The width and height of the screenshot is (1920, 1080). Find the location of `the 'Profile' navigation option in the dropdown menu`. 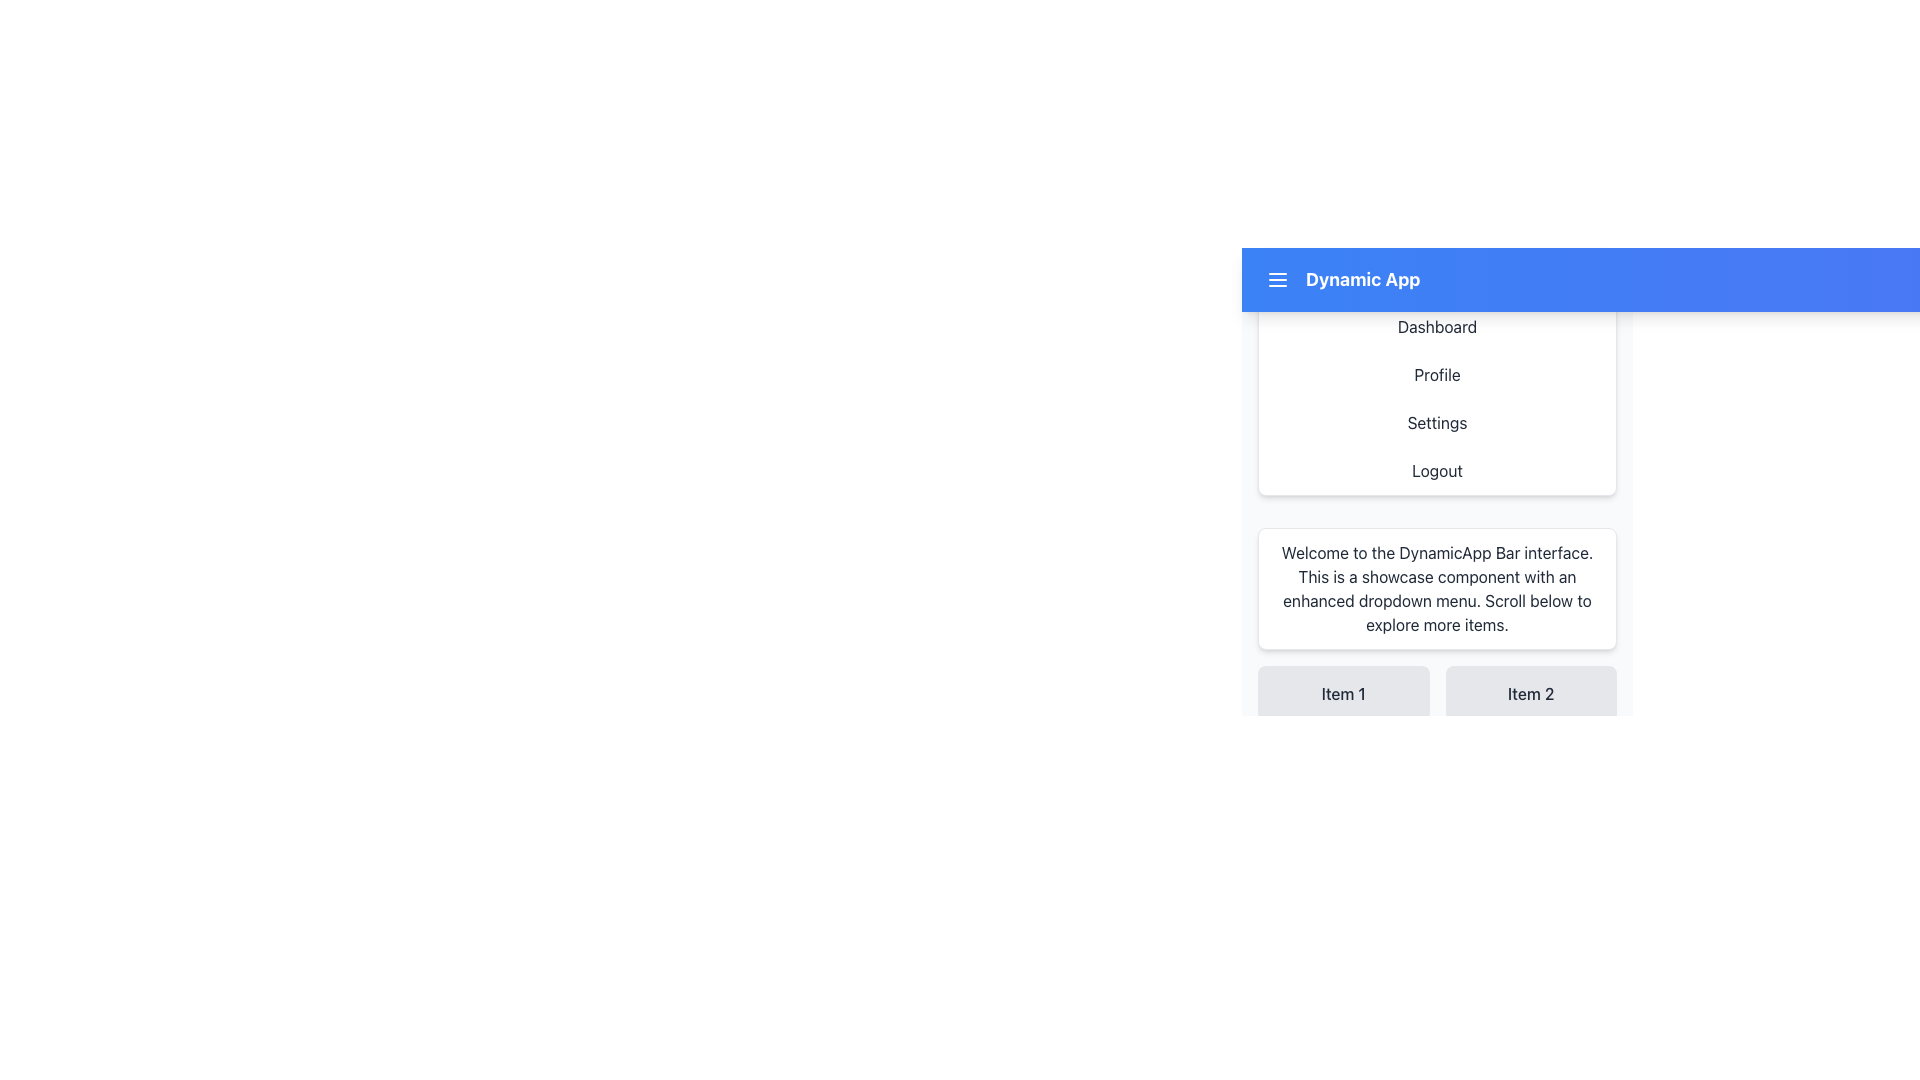

the 'Profile' navigation option in the dropdown menu is located at coordinates (1436, 371).